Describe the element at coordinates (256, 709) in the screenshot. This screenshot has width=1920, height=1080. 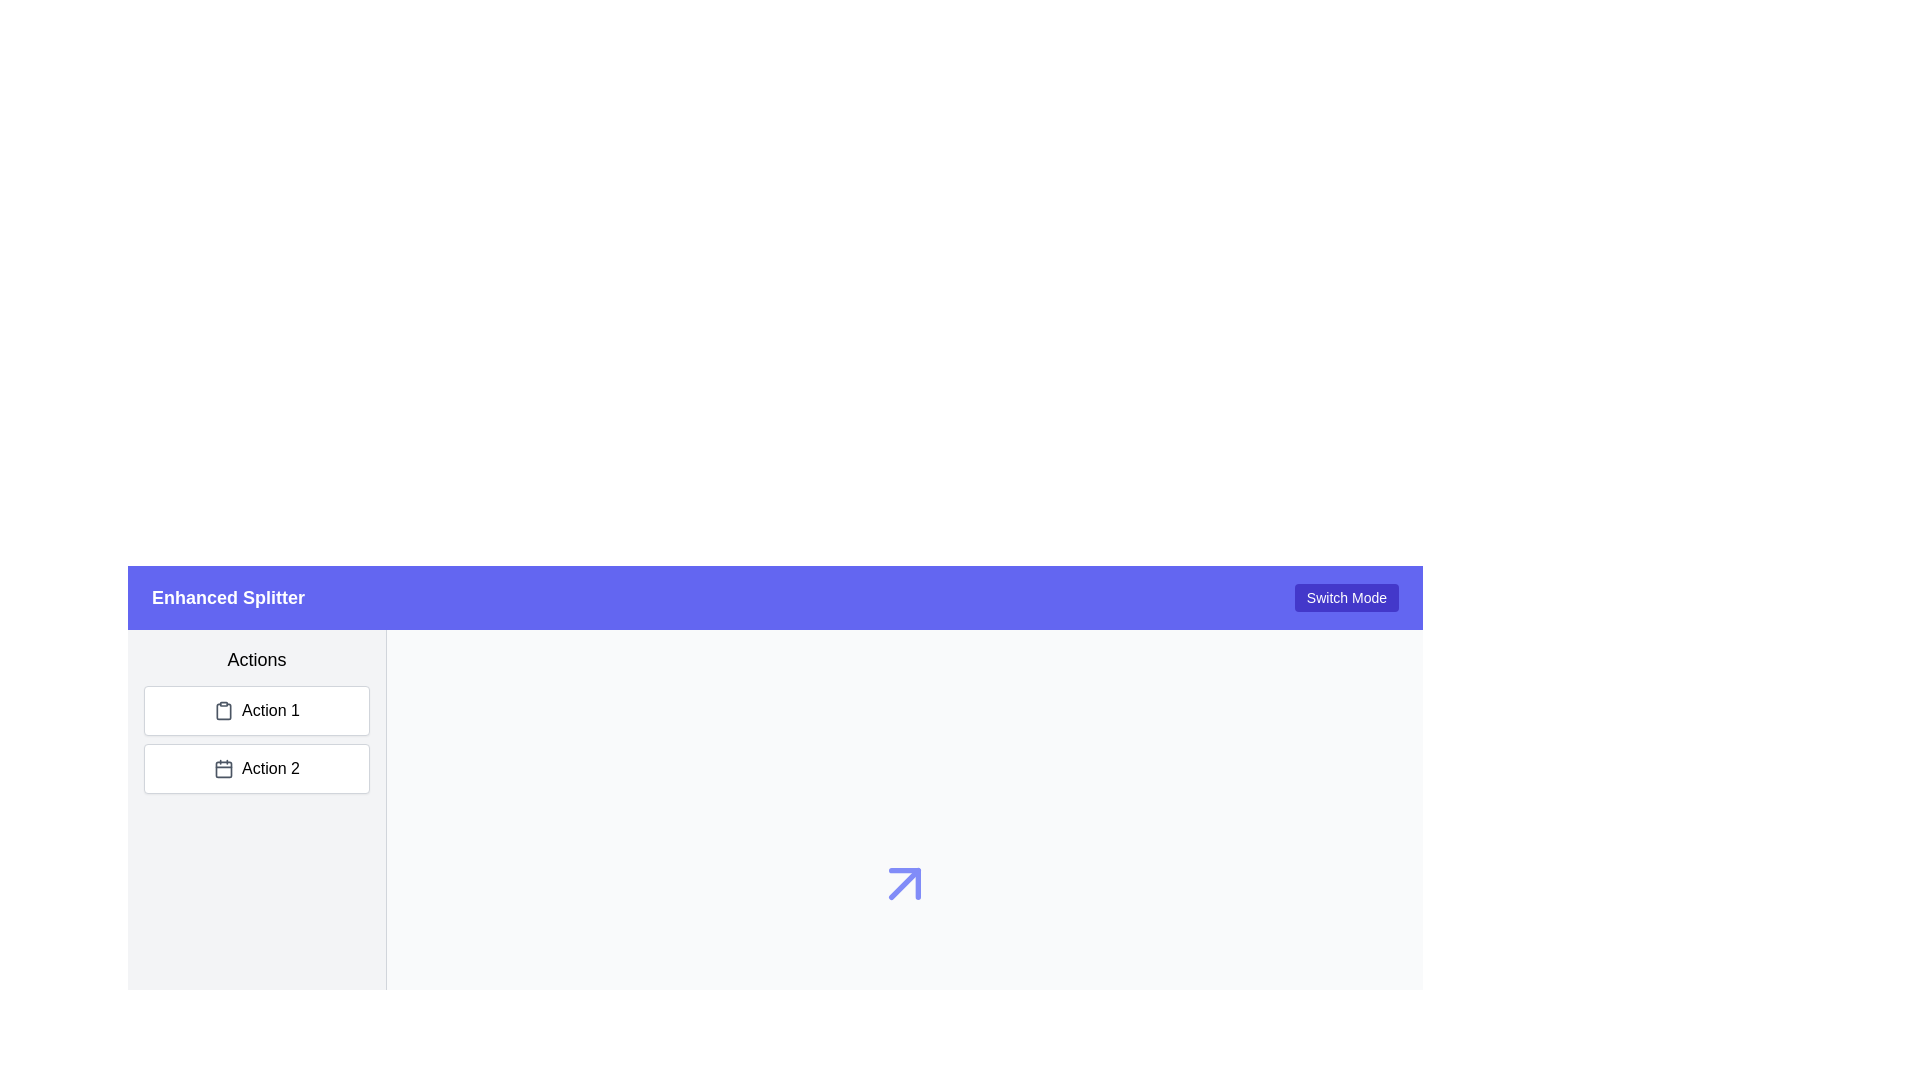
I see `the button labeled 'Action 1' located in the 'Actions' section, which has a white background, gray border, rounded corners, and a clipboard icon` at that location.